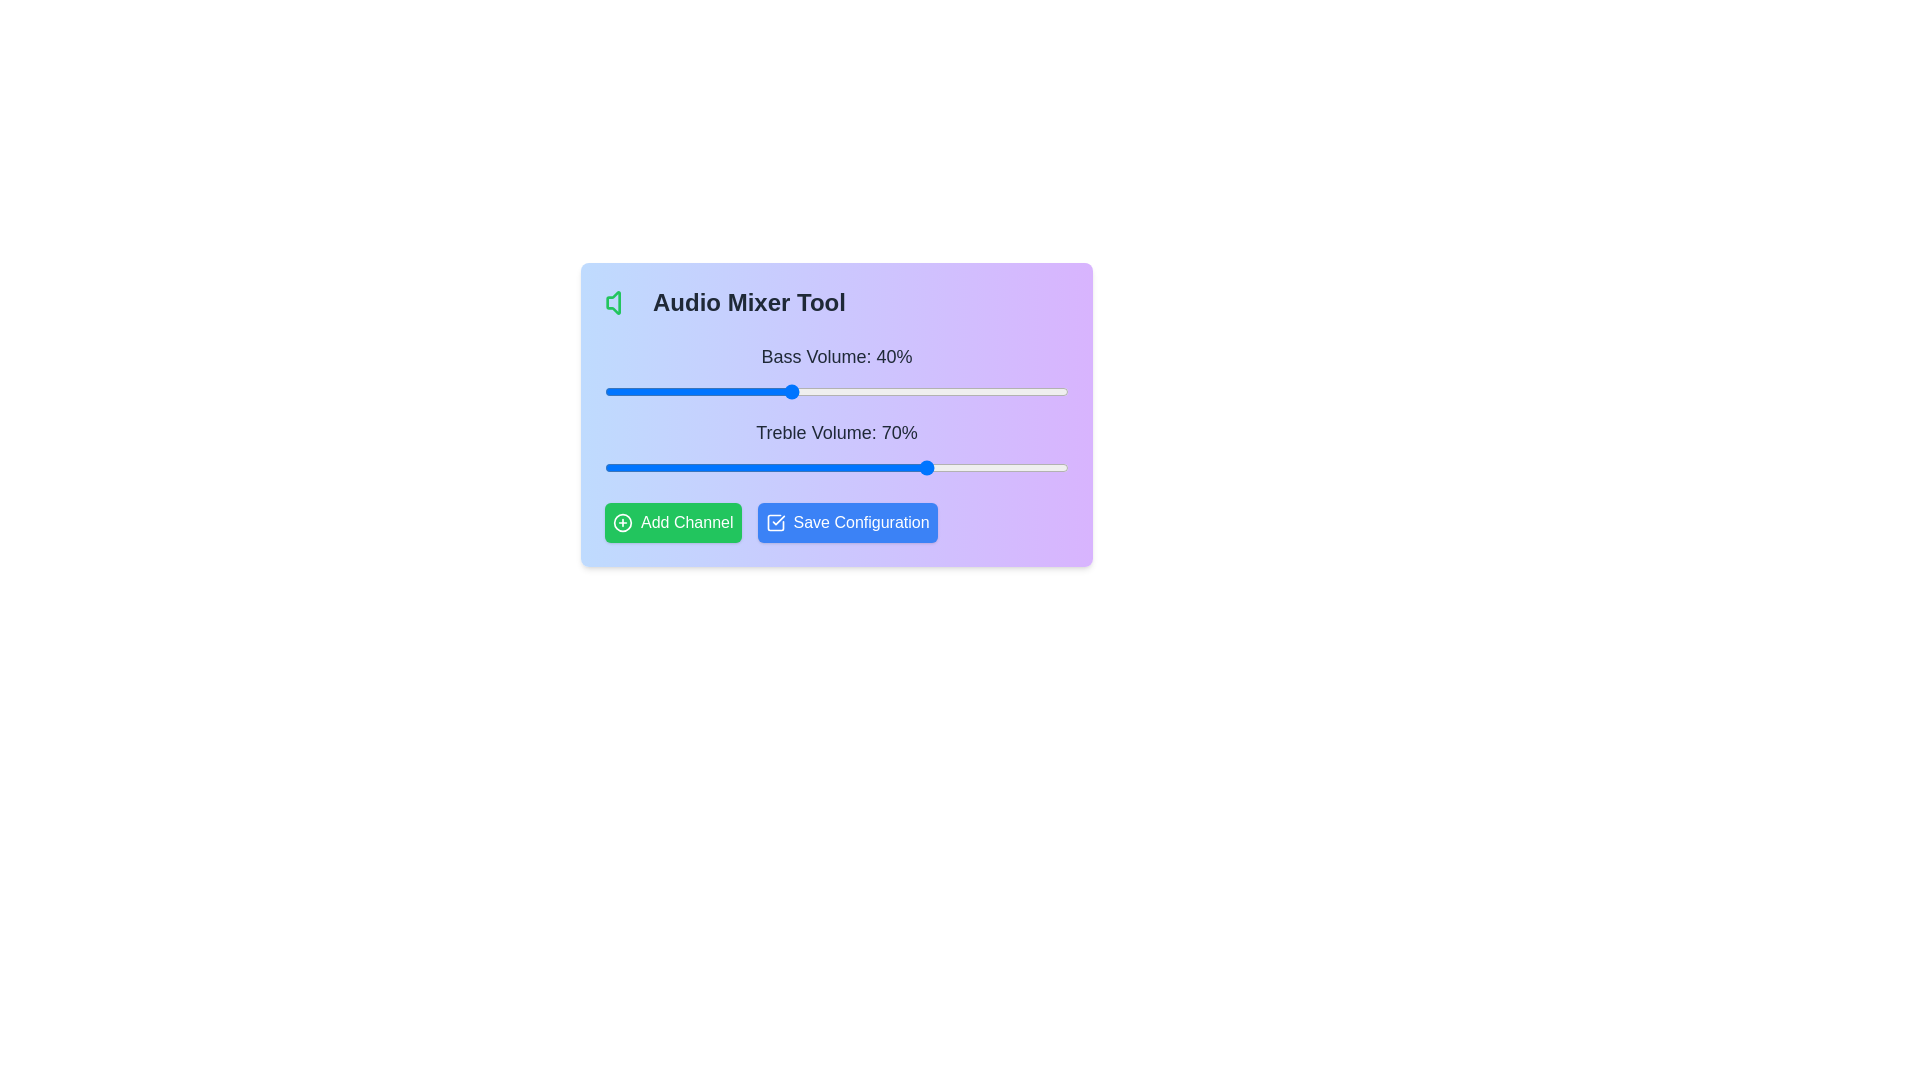 This screenshot has width=1920, height=1080. Describe the element at coordinates (836, 467) in the screenshot. I see `and drag the blue horizontal range slider labeled 'Treble Volume: 70%' to adjust the value` at that location.